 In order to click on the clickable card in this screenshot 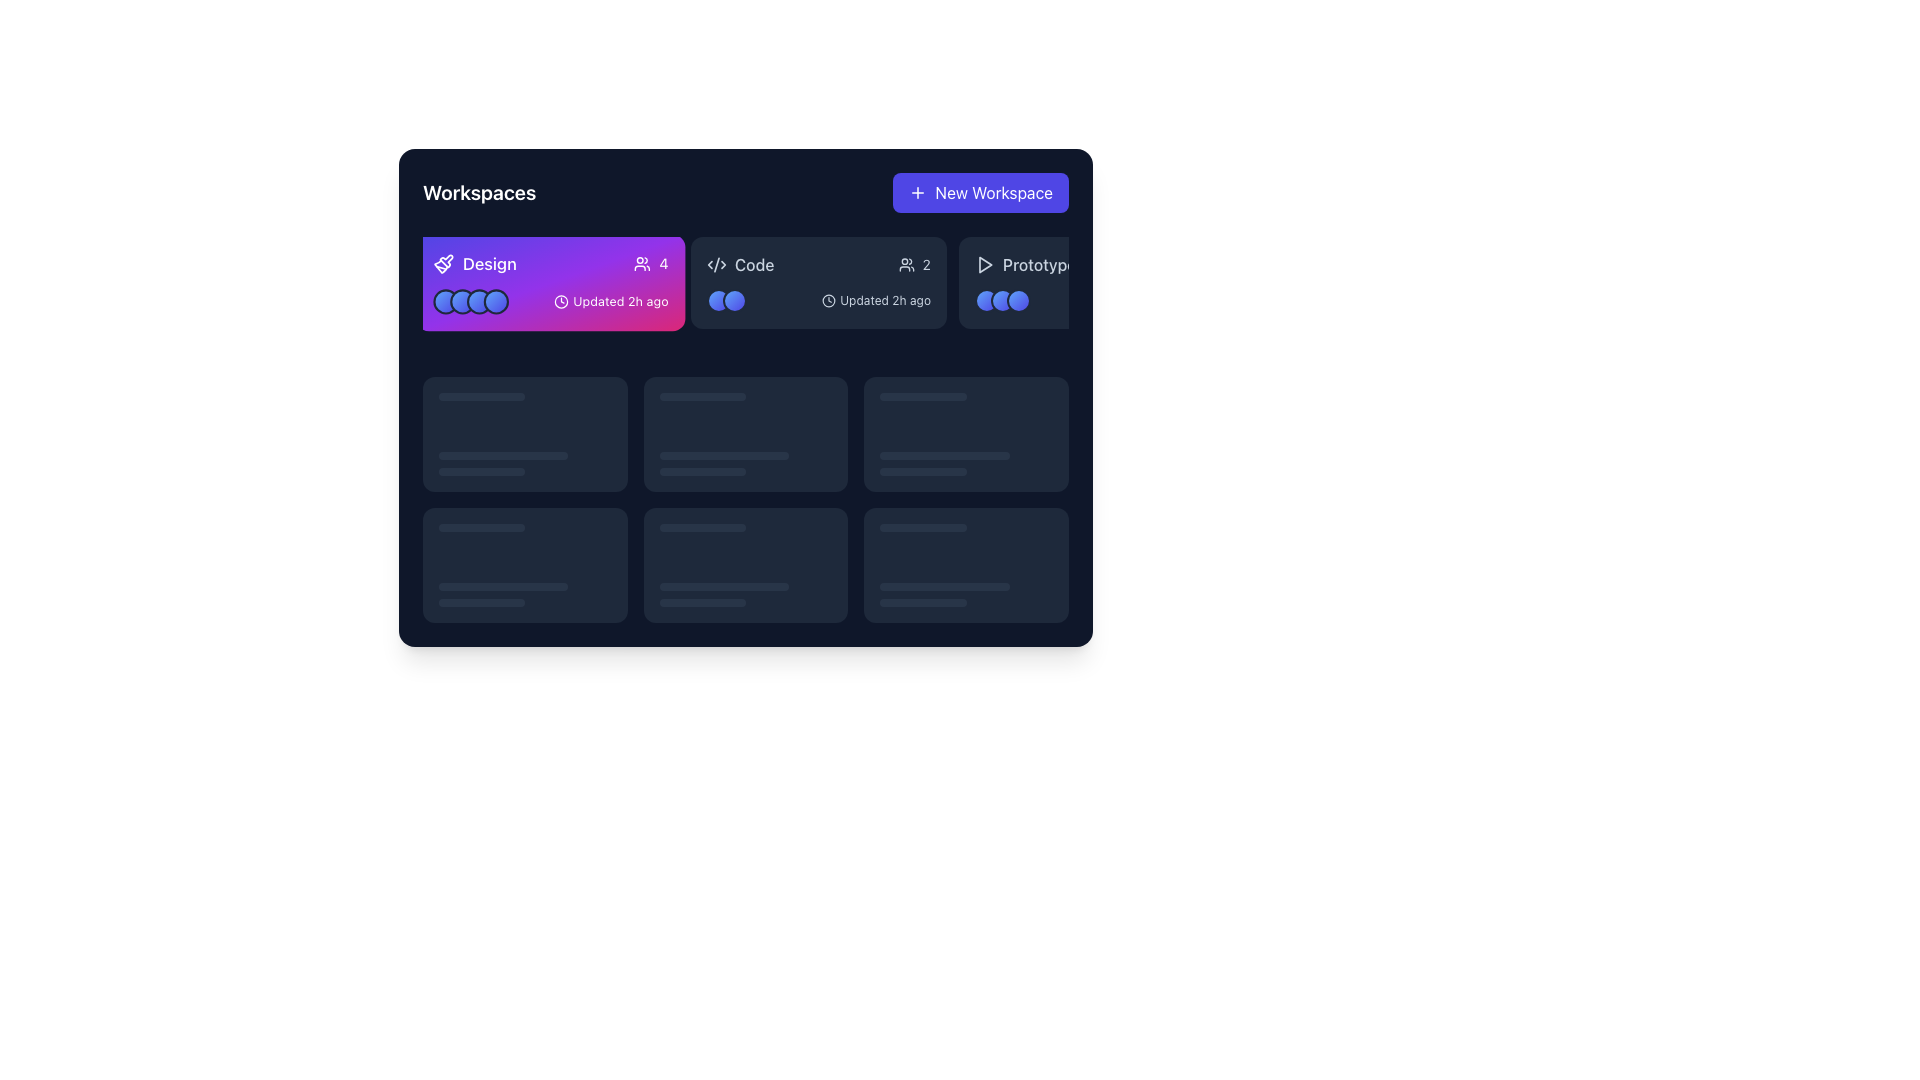, I will do `click(525, 433)`.